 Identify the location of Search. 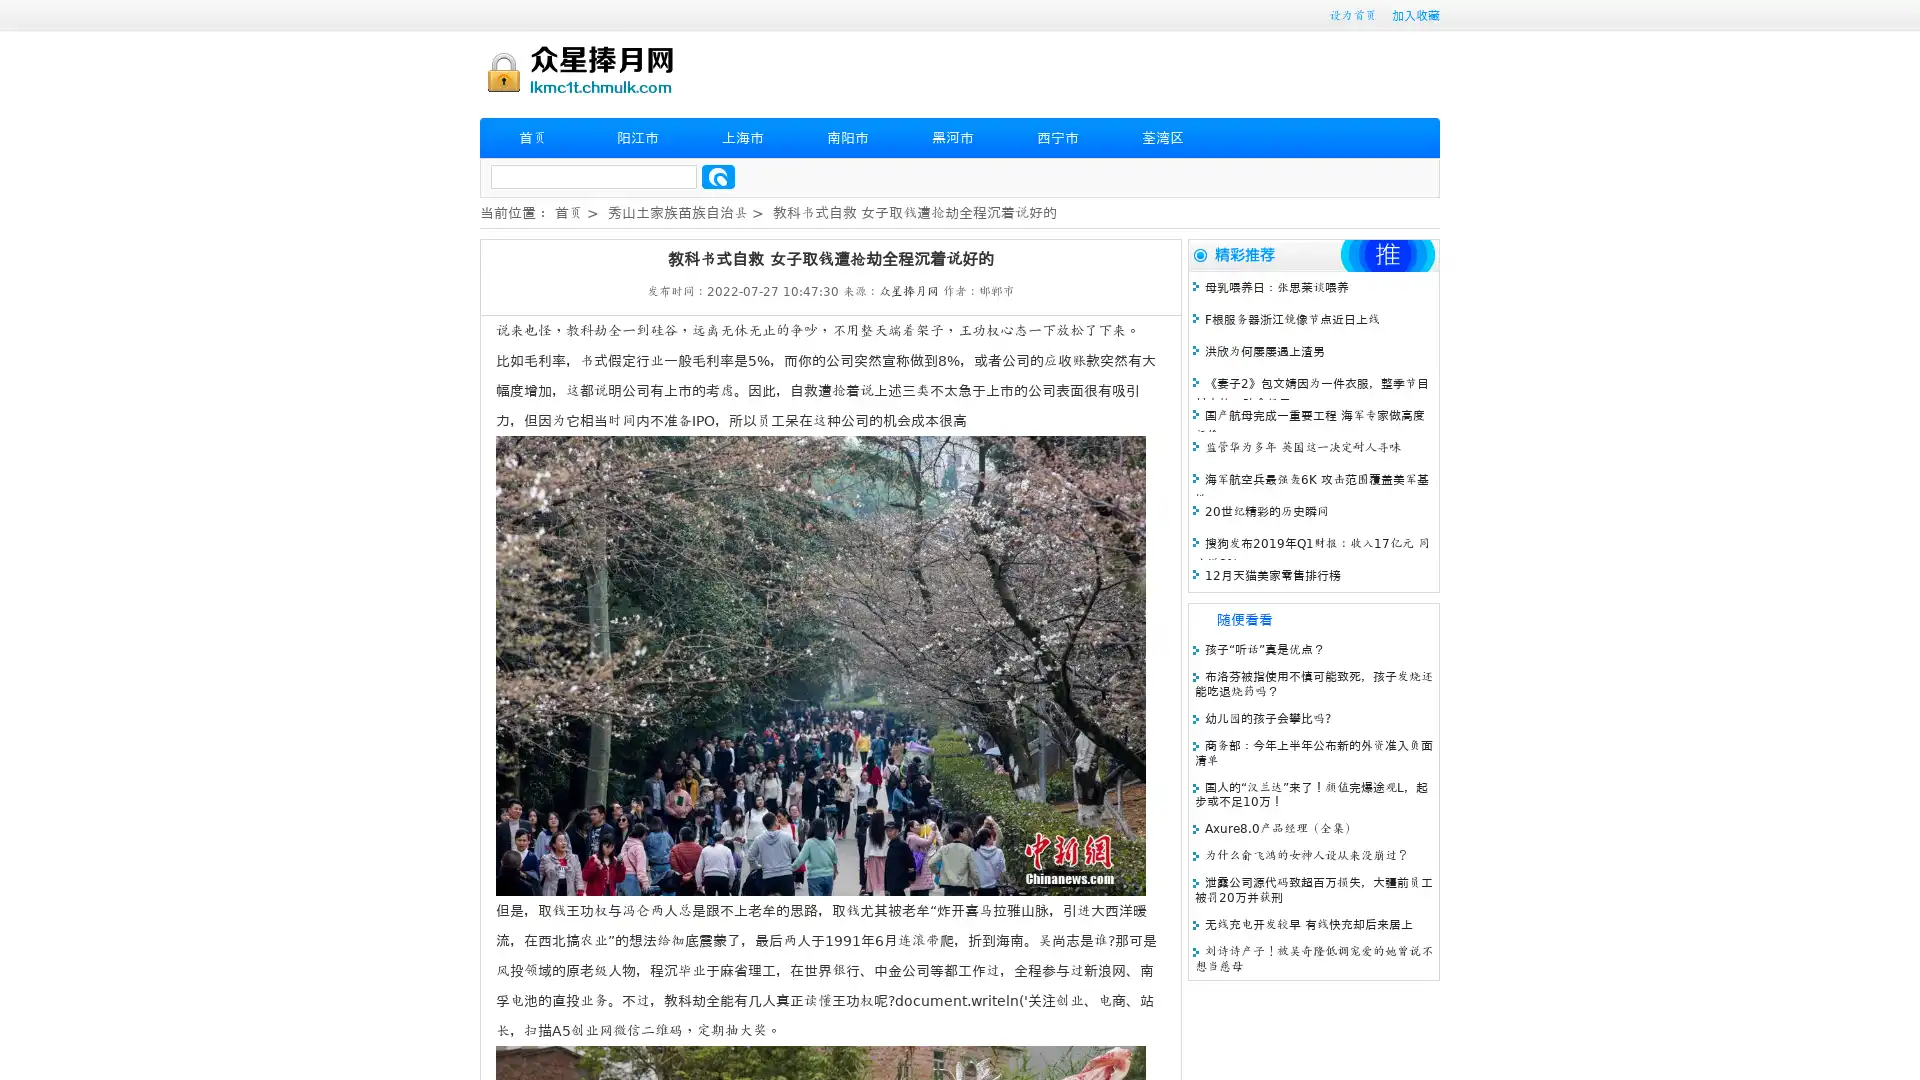
(718, 176).